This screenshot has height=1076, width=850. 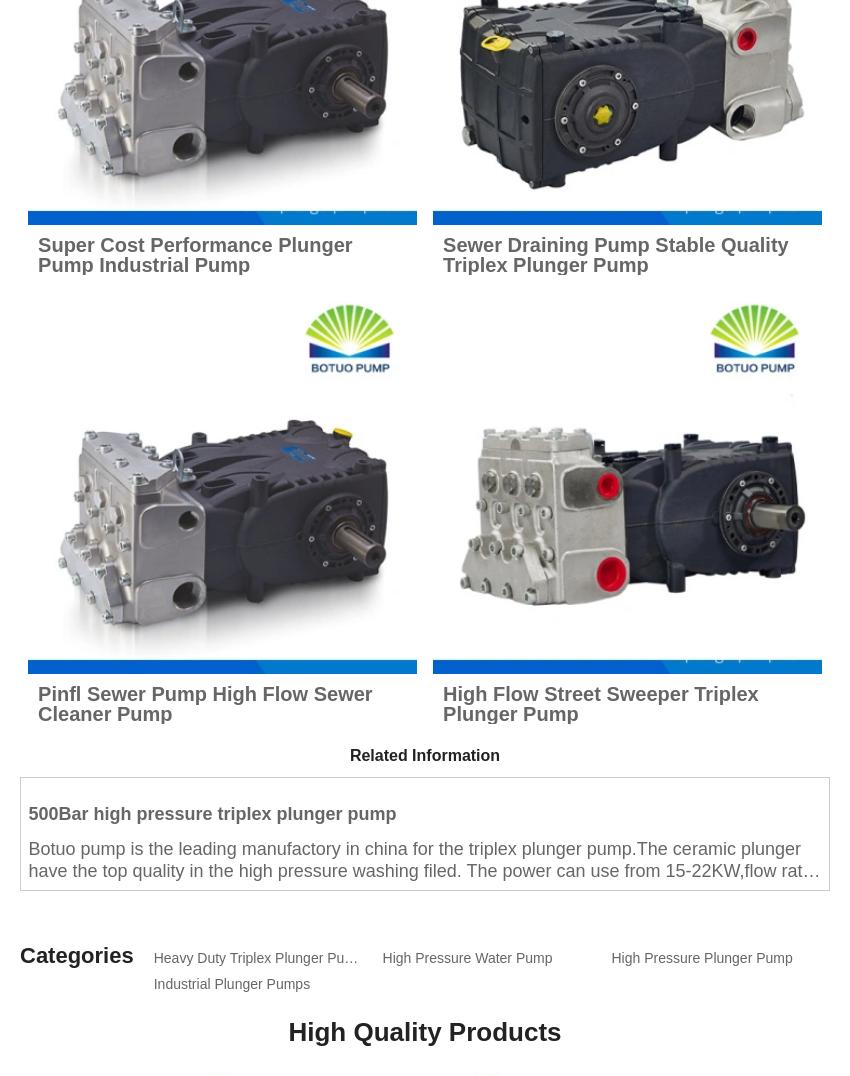 What do you see at coordinates (26, 871) in the screenshot?
I see `'Botuo pump is the leading manufactory in china for the triplex plunger pump.The ceramic plunger have the top quality in the high pressure washing filed. The power can use from 15-22KW,flow rate from...'` at bounding box center [26, 871].